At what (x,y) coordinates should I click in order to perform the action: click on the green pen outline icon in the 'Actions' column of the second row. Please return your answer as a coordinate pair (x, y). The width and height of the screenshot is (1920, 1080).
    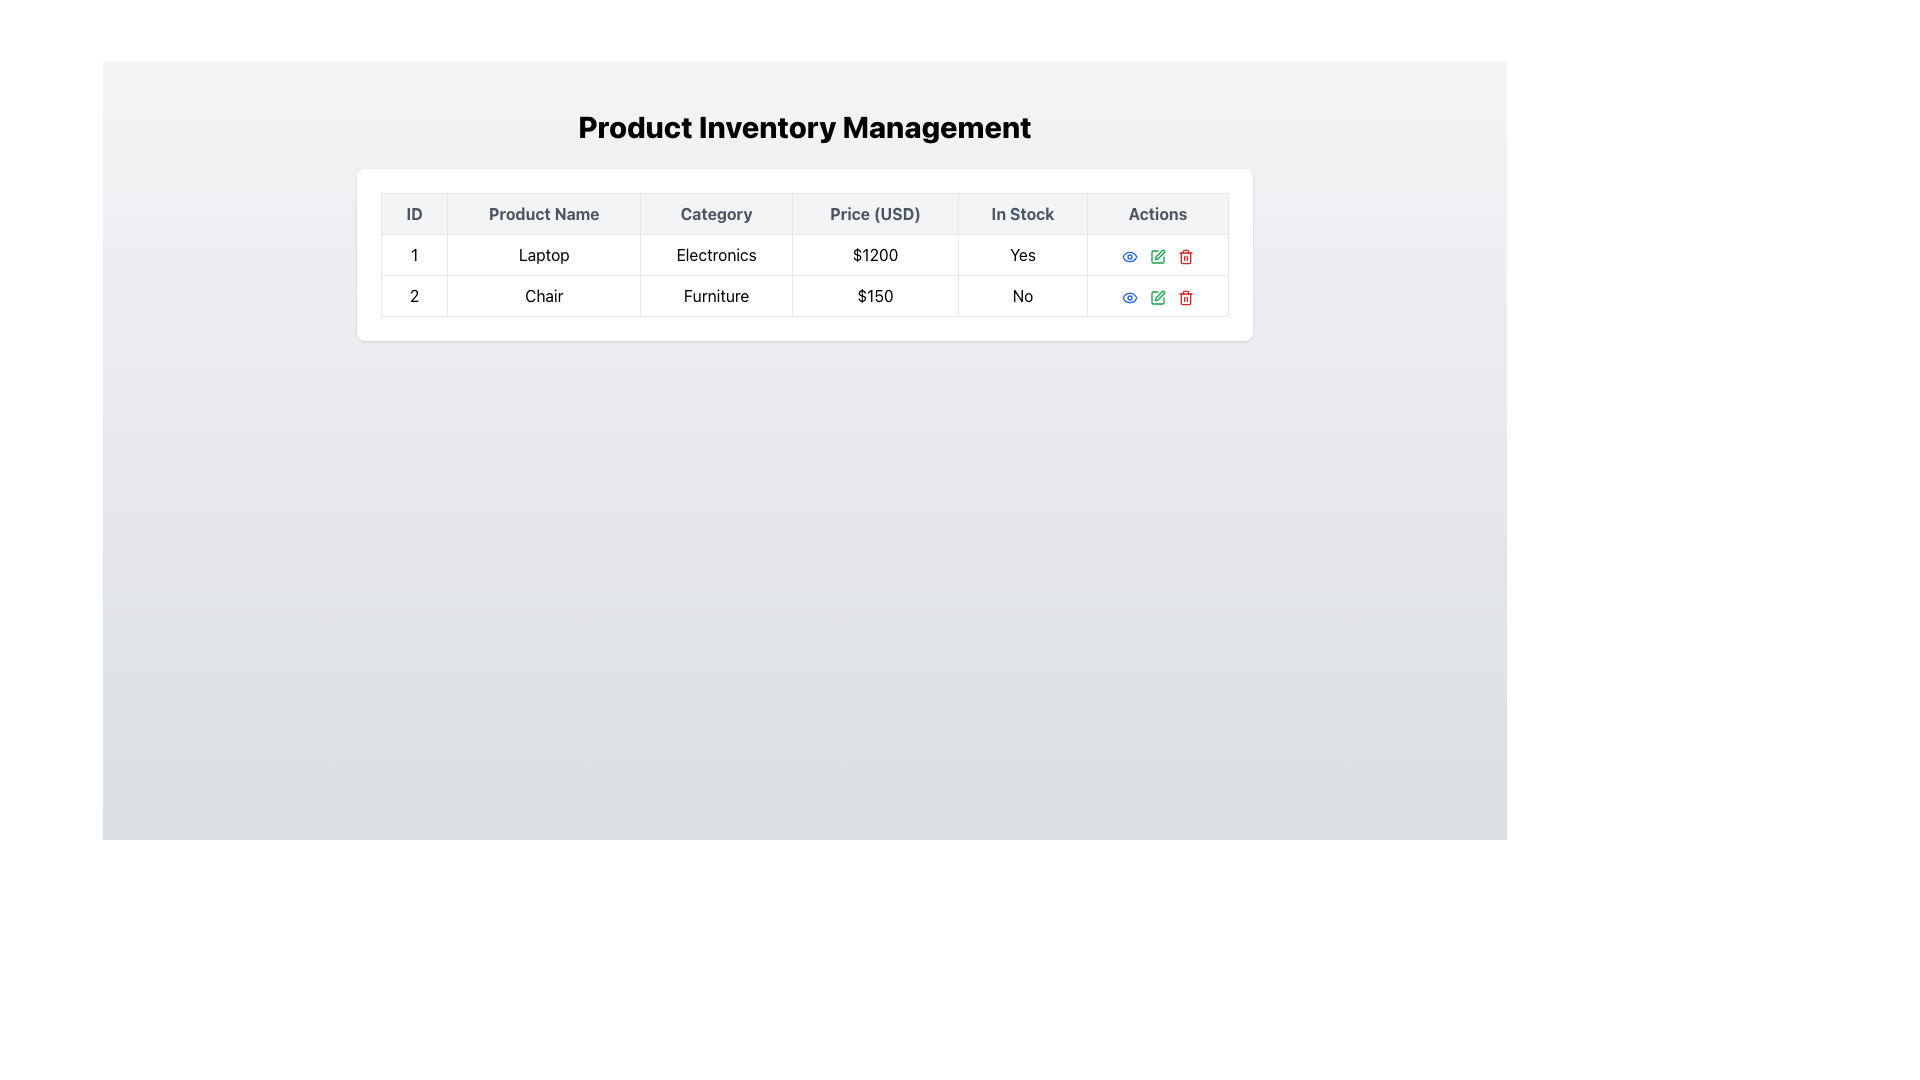
    Looking at the image, I should click on (1157, 296).